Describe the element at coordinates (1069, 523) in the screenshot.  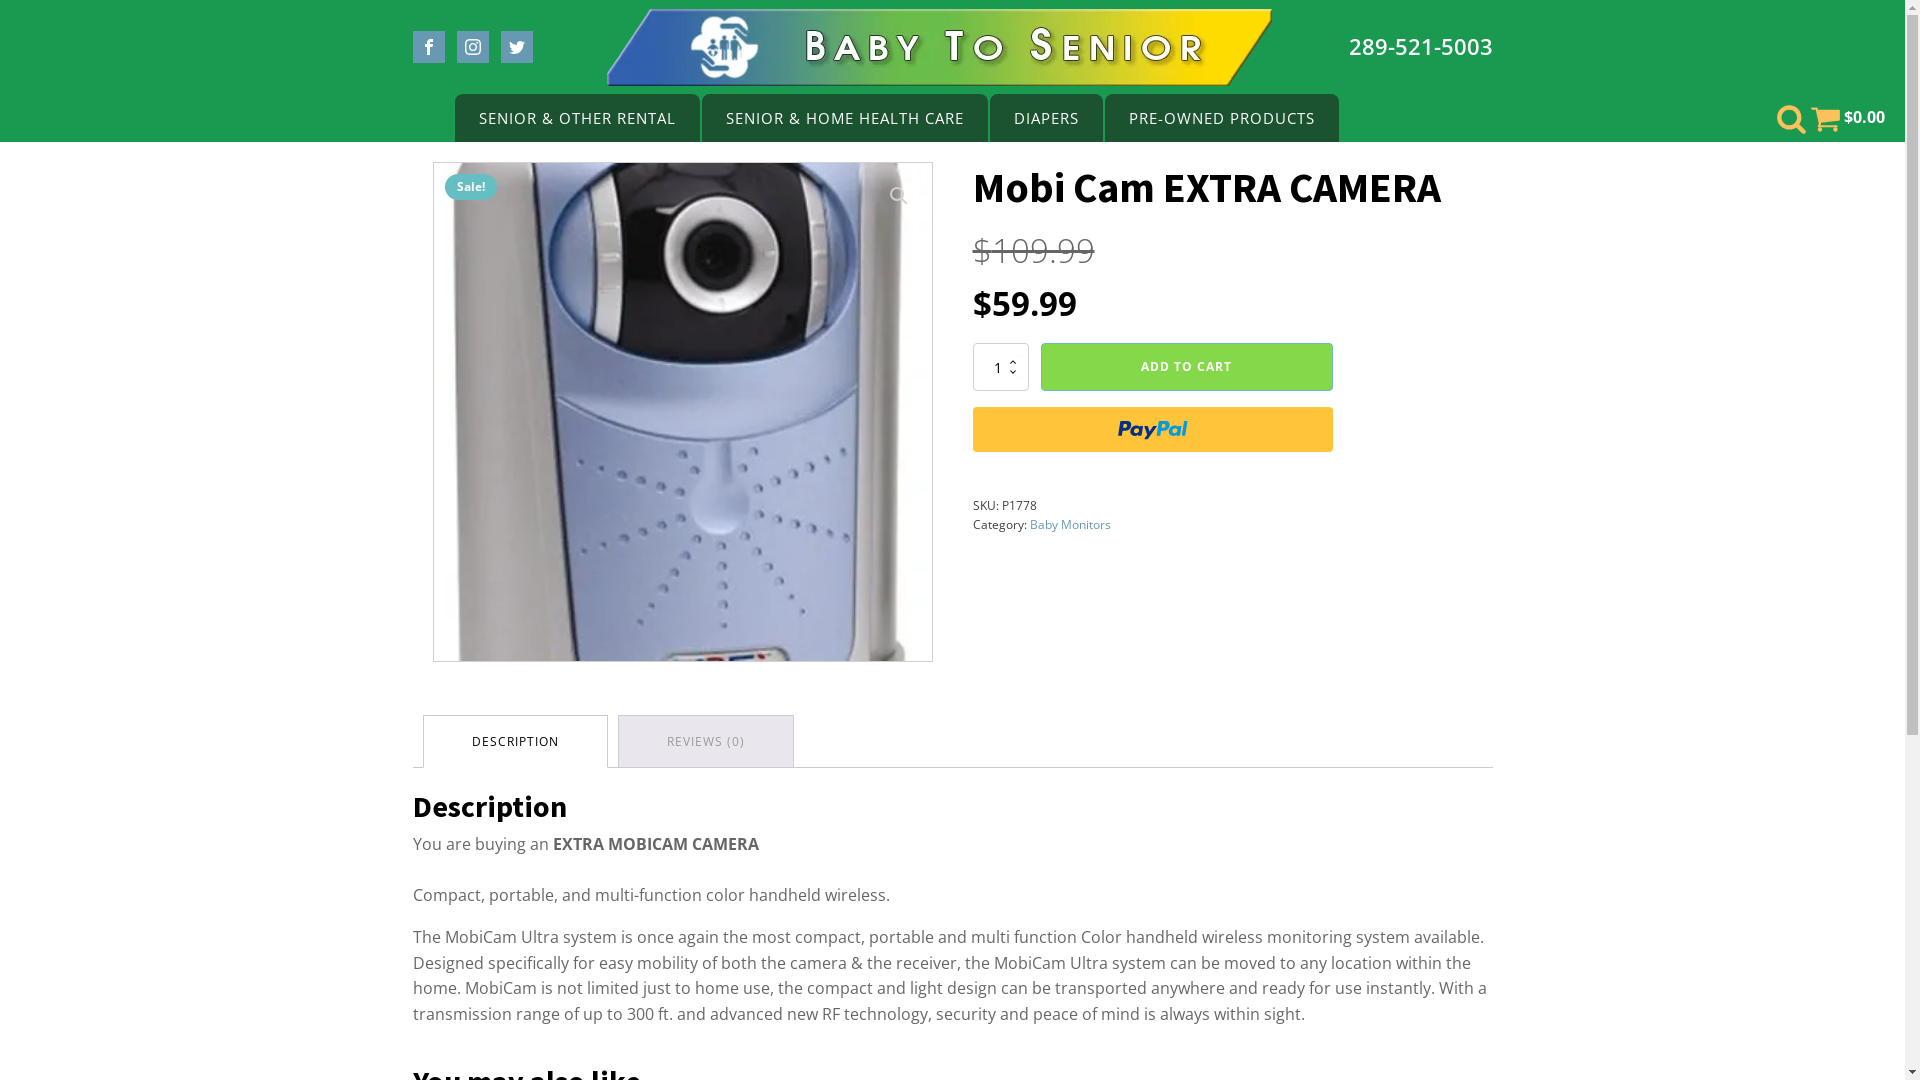
I see `'Baby Monitors'` at that location.